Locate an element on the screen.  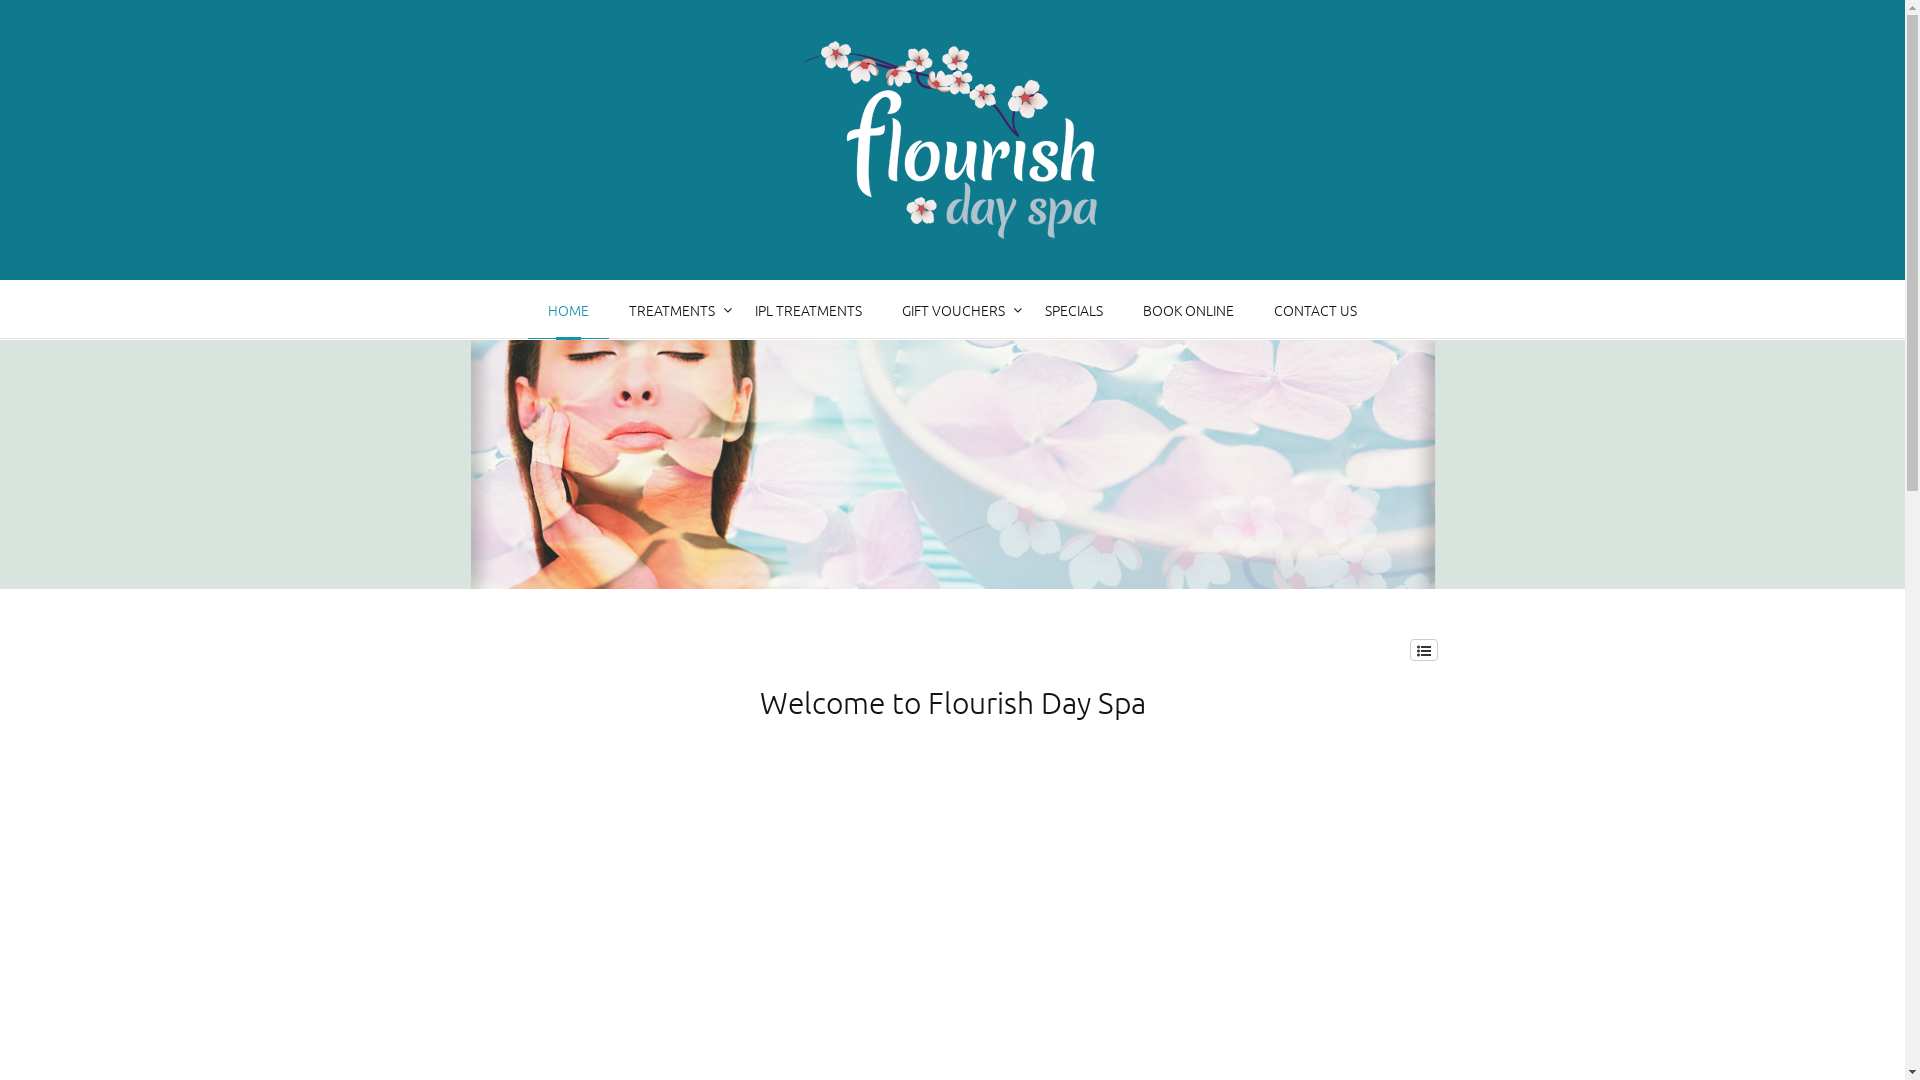
'SPECIALS' is located at coordinates (1025, 309).